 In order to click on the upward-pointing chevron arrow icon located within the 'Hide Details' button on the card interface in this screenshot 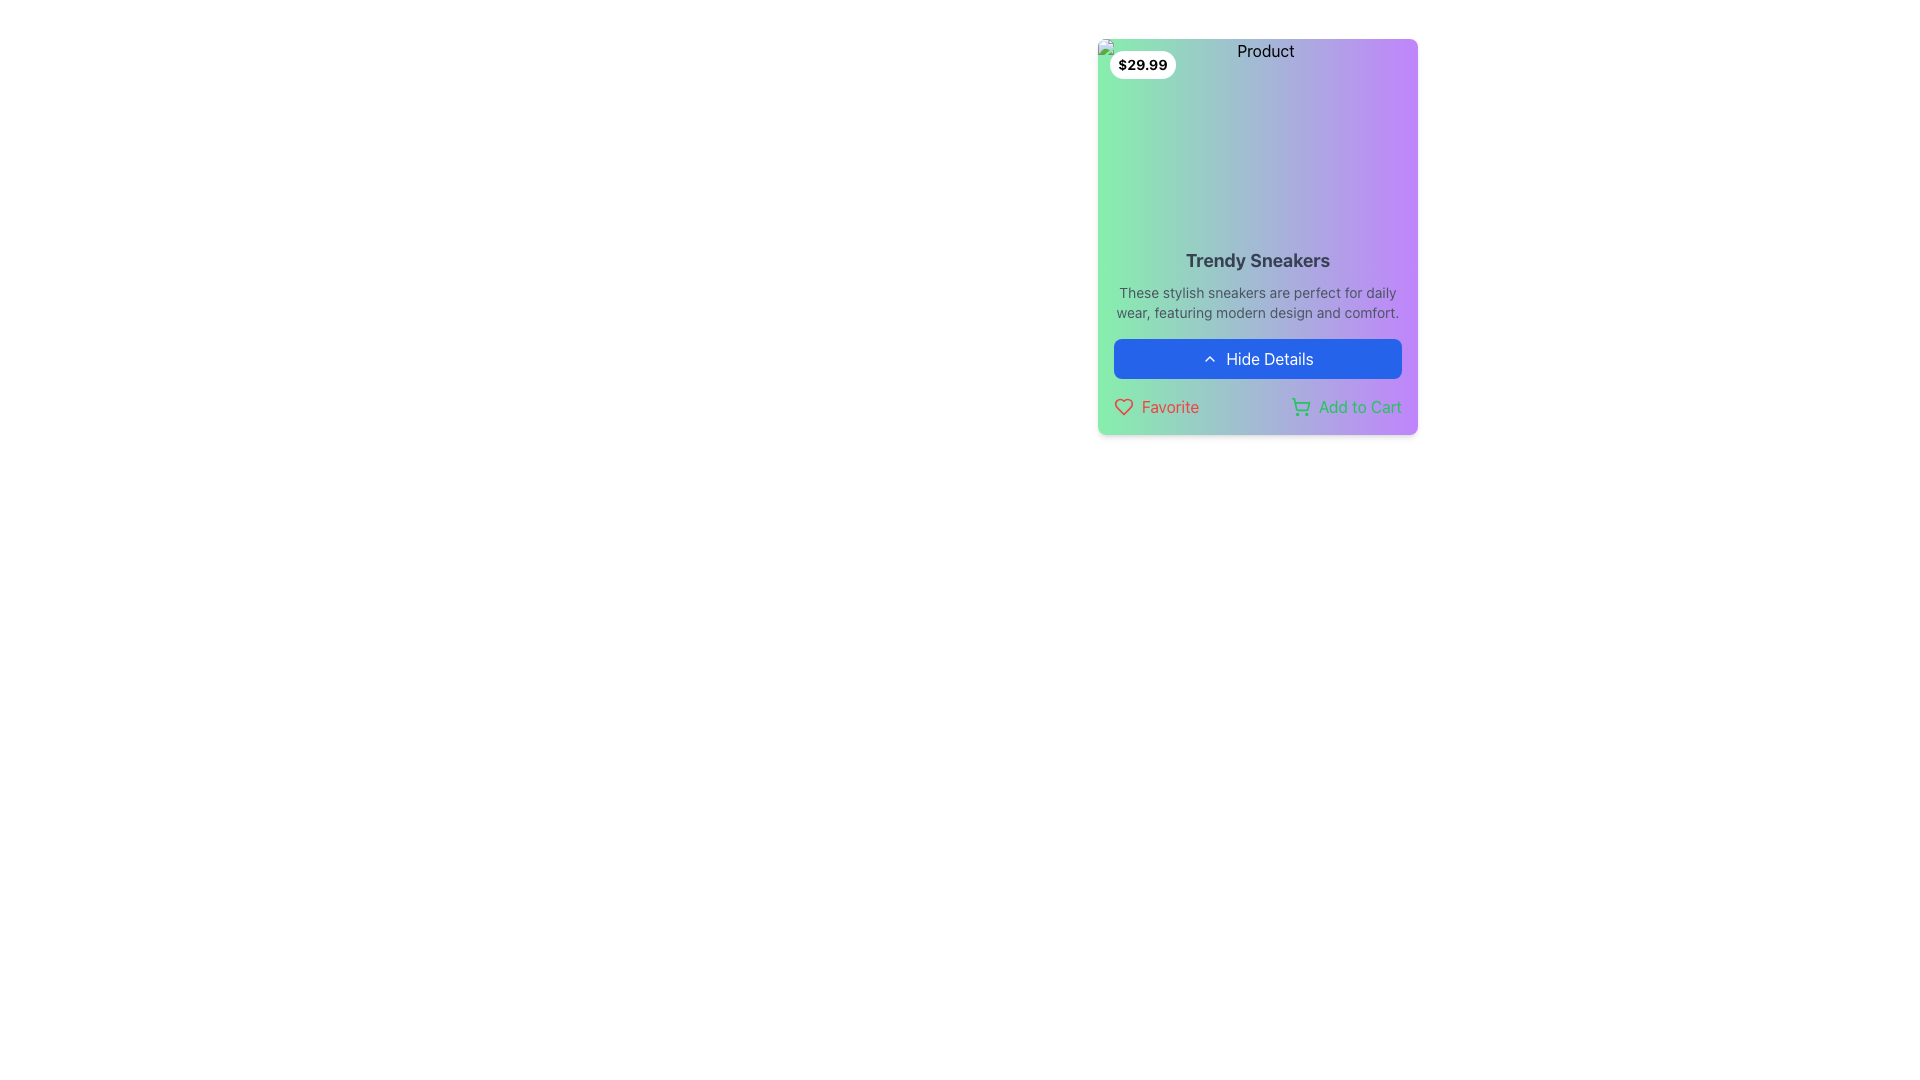, I will do `click(1209, 357)`.